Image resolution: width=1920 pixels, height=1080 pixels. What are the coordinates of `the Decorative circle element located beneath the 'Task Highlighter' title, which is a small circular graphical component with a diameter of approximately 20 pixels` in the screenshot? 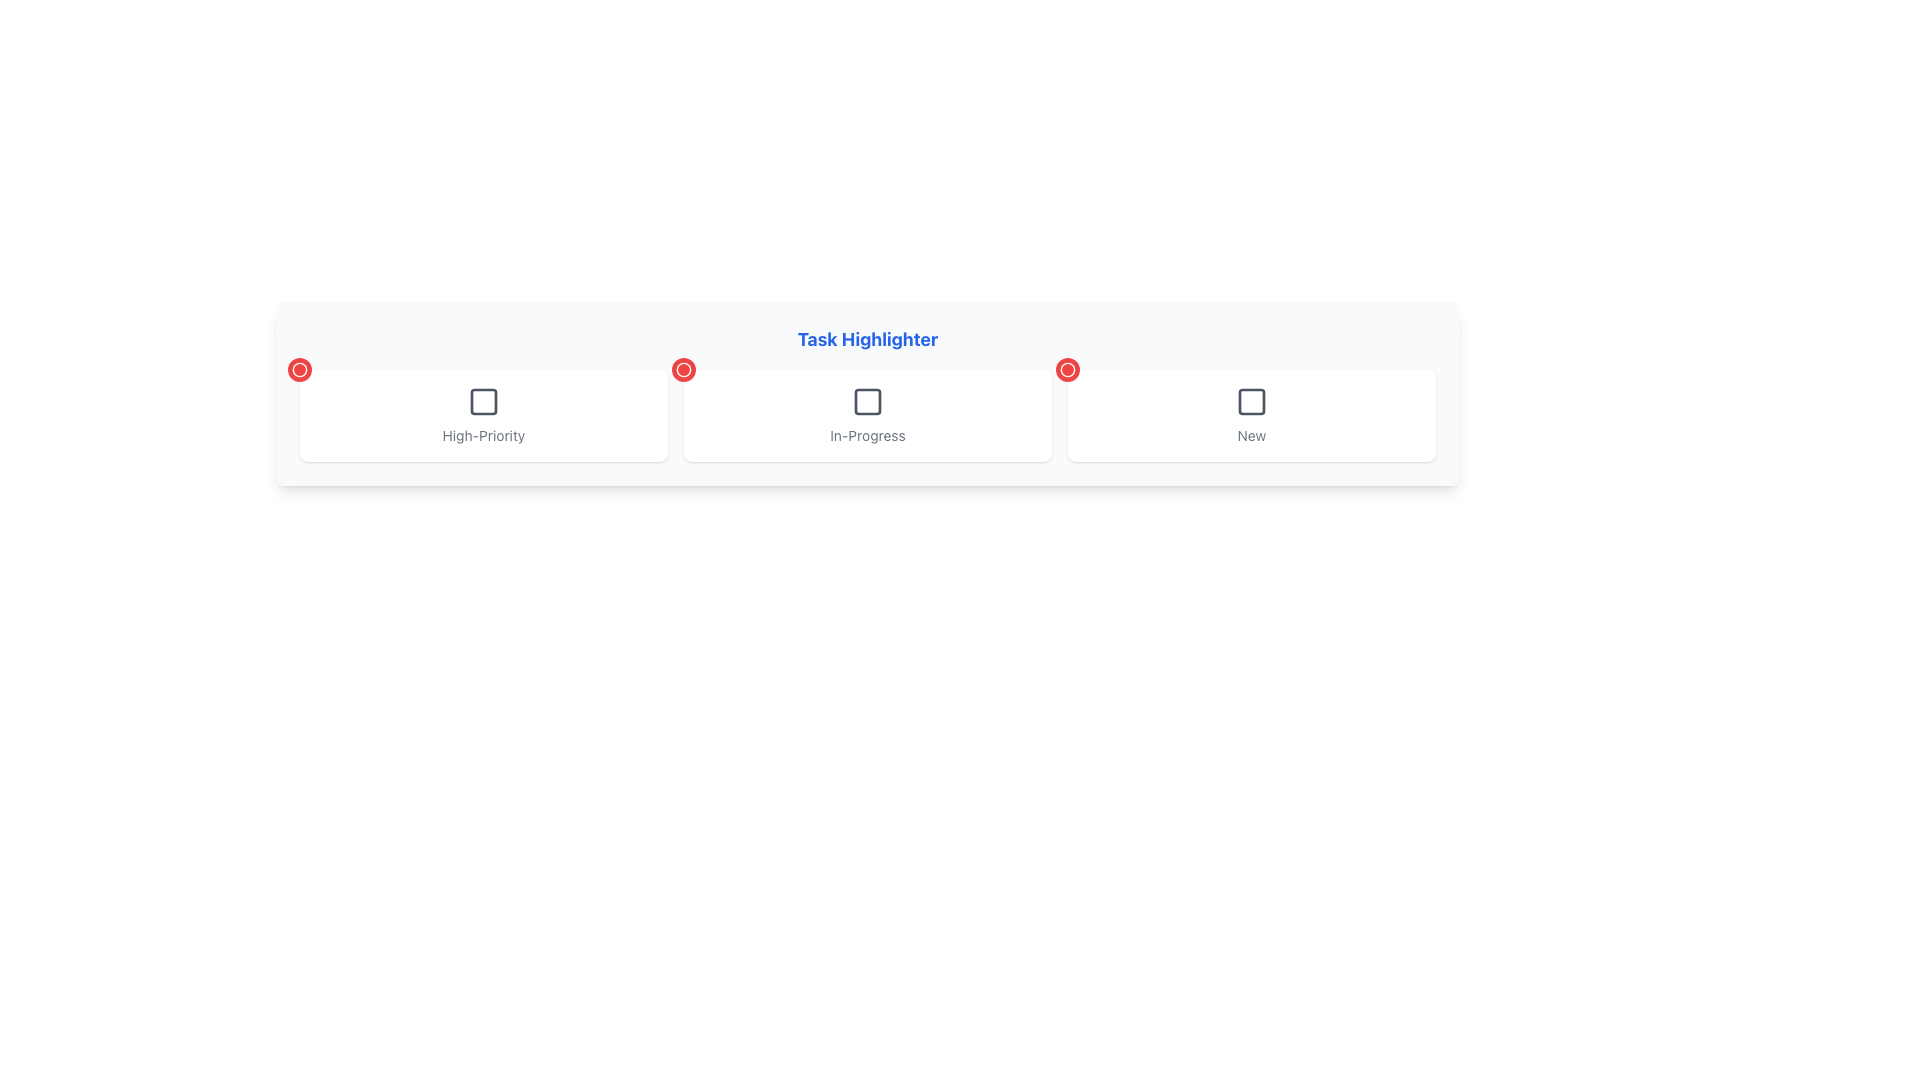 It's located at (684, 370).